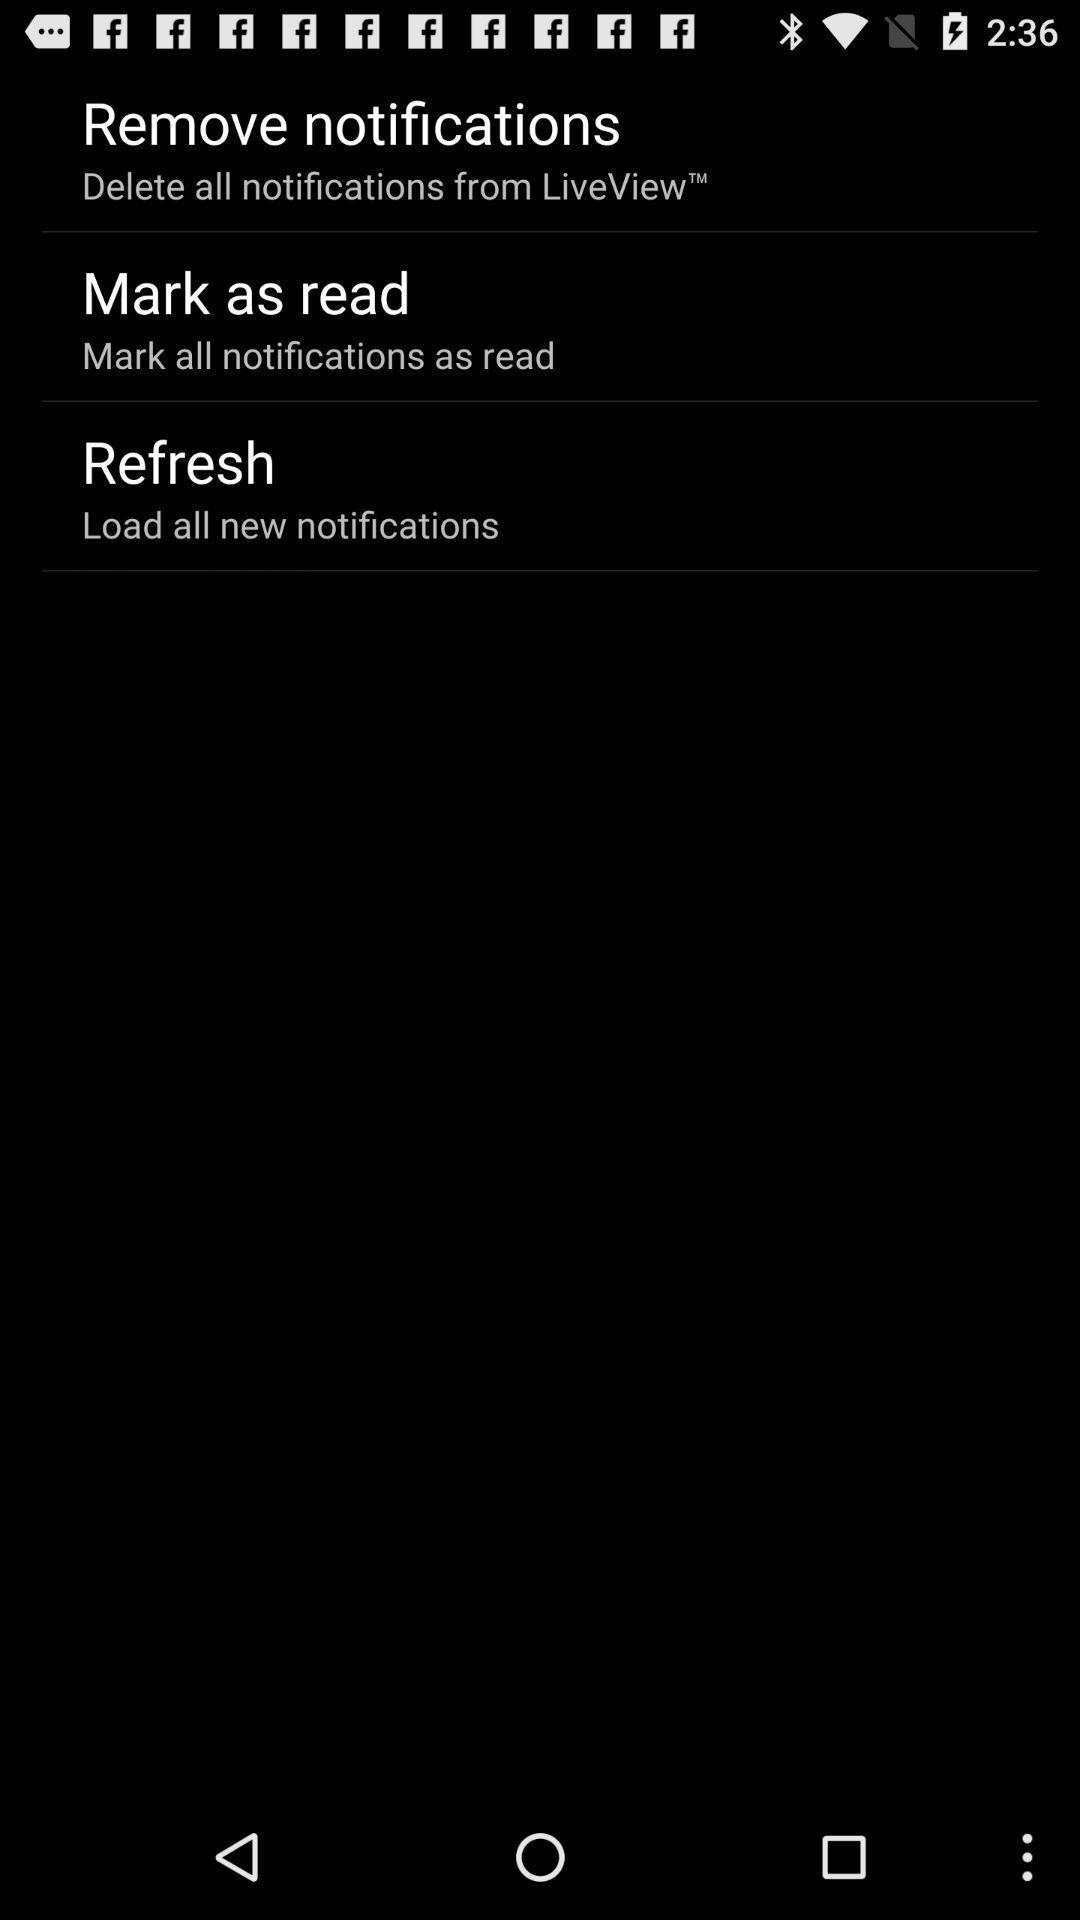  What do you see at coordinates (290, 524) in the screenshot?
I see `icon below refresh item` at bounding box center [290, 524].